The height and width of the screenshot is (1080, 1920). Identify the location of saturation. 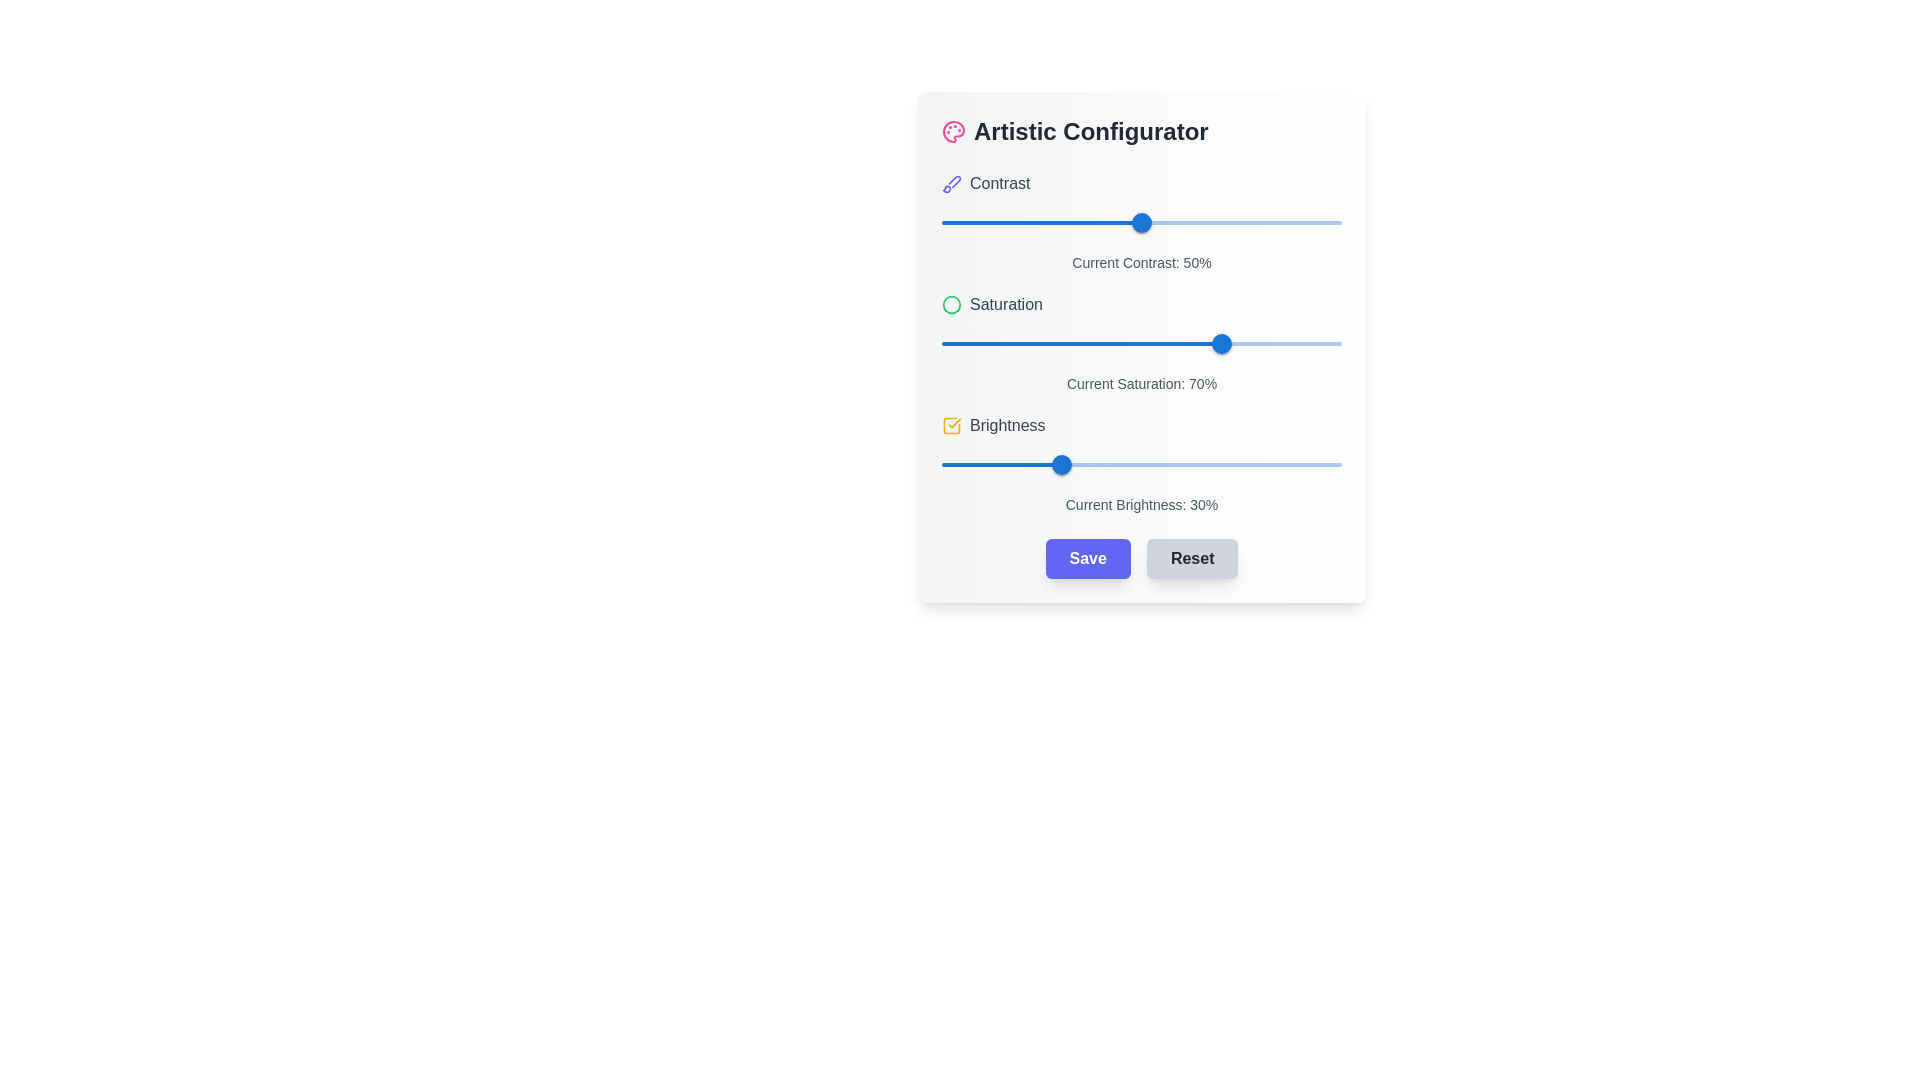
(1219, 342).